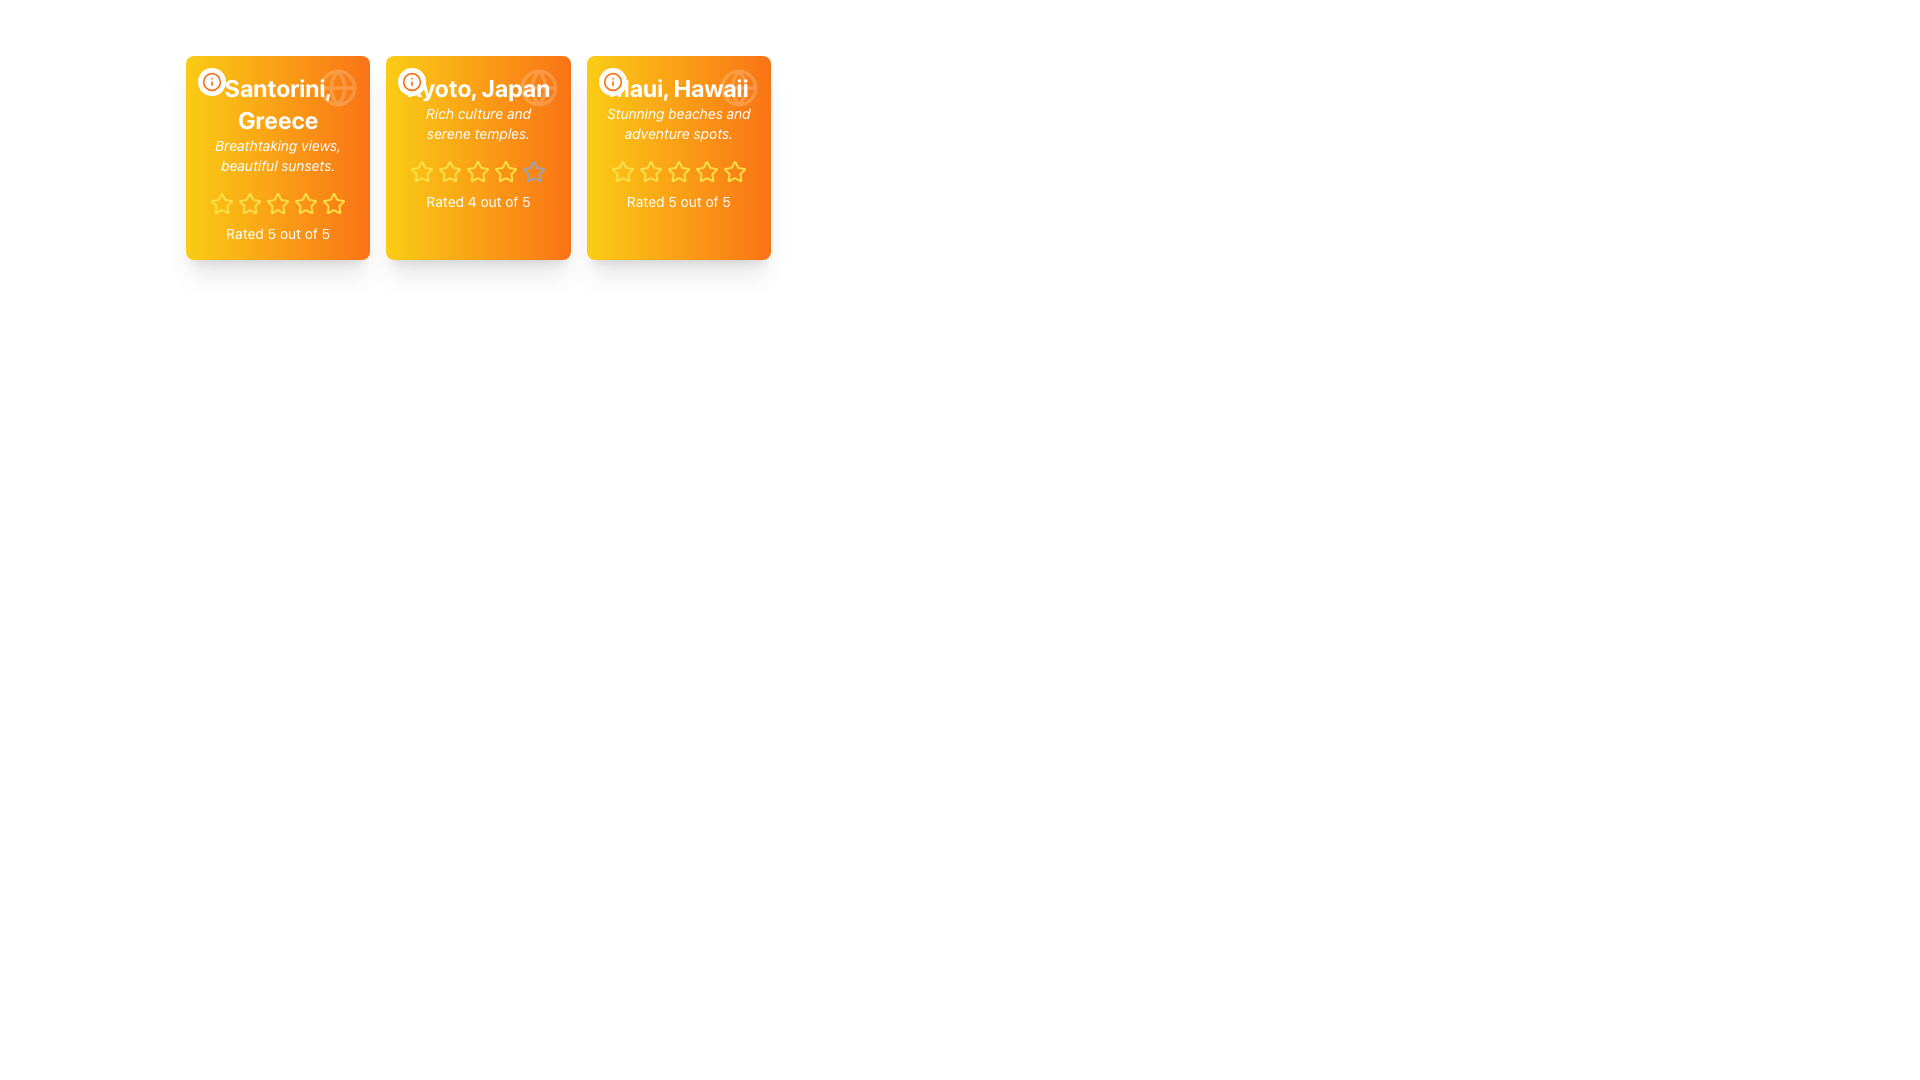 This screenshot has width=1920, height=1080. What do you see at coordinates (678, 171) in the screenshot?
I see `the fourth star icon representing the fourth rating level in a 5-star rating scale, located below the card labeled 'Maui, Hawaii.'` at bounding box center [678, 171].